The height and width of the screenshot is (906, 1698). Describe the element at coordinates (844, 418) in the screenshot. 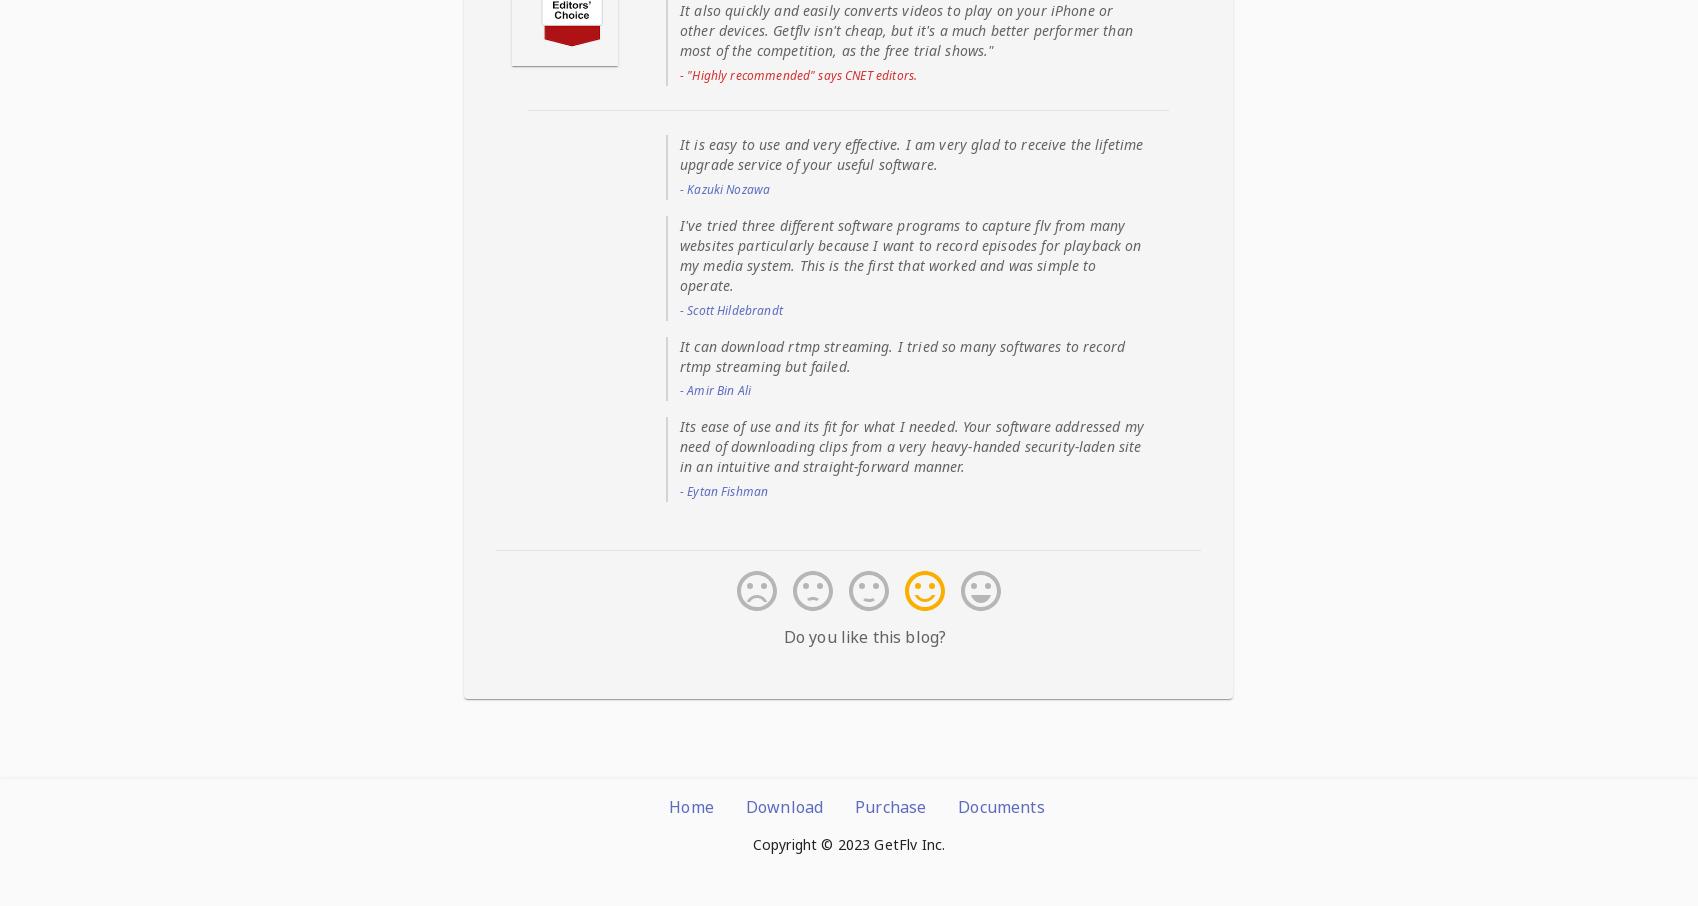

I see `'Please try other powerful methods of Mac Video Downloader to download your video if above instruction can't help you. Get more detailed Step-by-Step'` at that location.